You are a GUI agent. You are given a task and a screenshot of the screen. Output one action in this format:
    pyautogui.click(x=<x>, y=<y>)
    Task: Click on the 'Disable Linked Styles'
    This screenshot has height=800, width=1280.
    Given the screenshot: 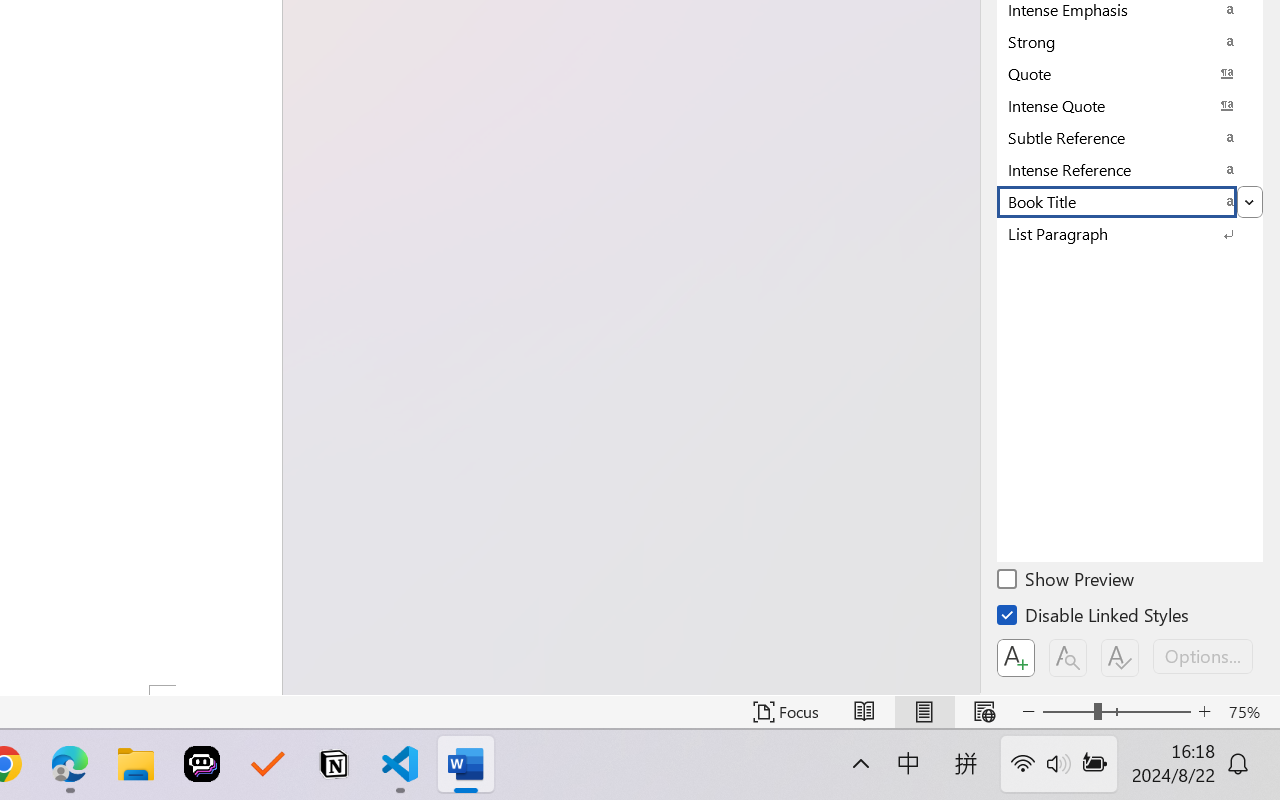 What is the action you would take?
    pyautogui.click(x=1094, y=618)
    